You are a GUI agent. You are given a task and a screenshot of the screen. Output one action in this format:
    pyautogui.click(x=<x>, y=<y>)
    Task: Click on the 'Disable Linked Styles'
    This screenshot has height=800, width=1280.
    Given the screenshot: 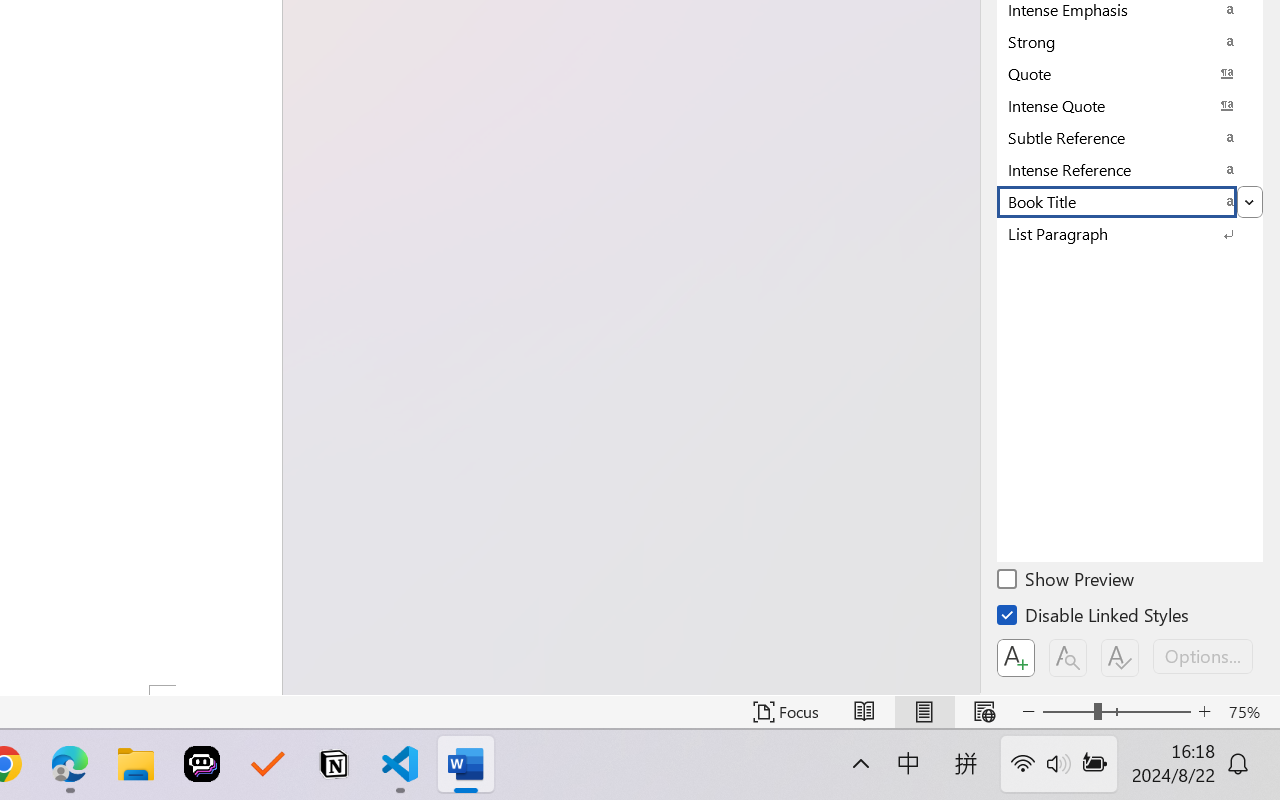 What is the action you would take?
    pyautogui.click(x=1094, y=618)
    